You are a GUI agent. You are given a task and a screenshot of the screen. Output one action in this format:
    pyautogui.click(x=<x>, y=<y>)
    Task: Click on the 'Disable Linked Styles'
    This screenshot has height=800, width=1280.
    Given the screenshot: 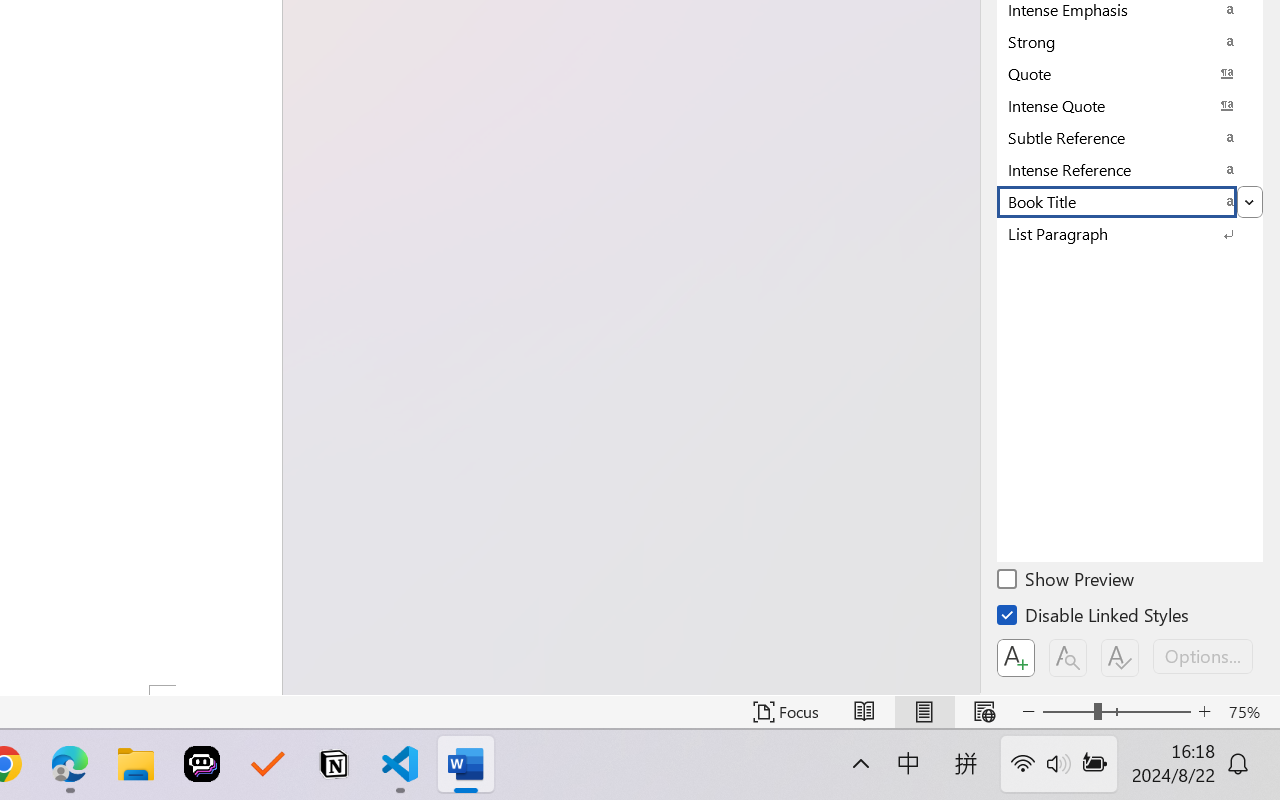 What is the action you would take?
    pyautogui.click(x=1094, y=618)
    